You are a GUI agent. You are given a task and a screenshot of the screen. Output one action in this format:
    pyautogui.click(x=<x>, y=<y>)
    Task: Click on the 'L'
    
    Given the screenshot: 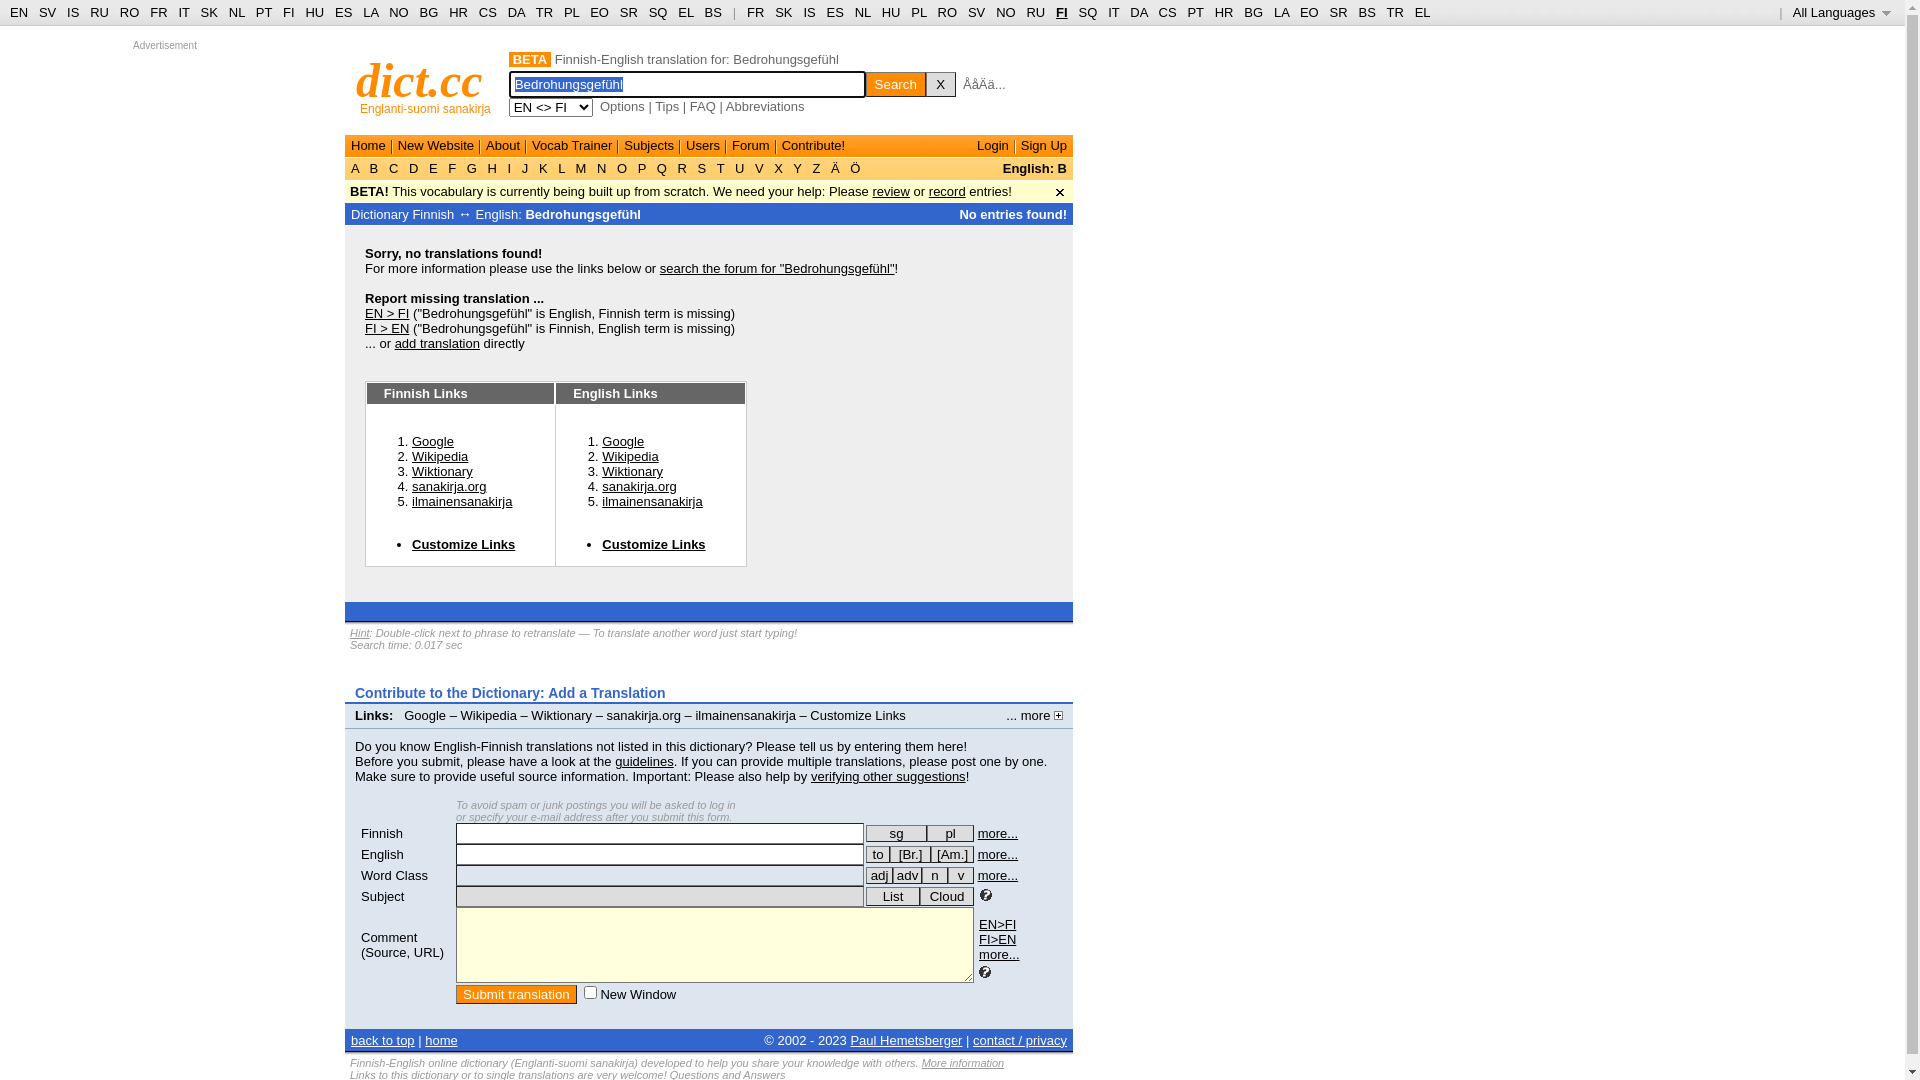 What is the action you would take?
    pyautogui.click(x=560, y=167)
    